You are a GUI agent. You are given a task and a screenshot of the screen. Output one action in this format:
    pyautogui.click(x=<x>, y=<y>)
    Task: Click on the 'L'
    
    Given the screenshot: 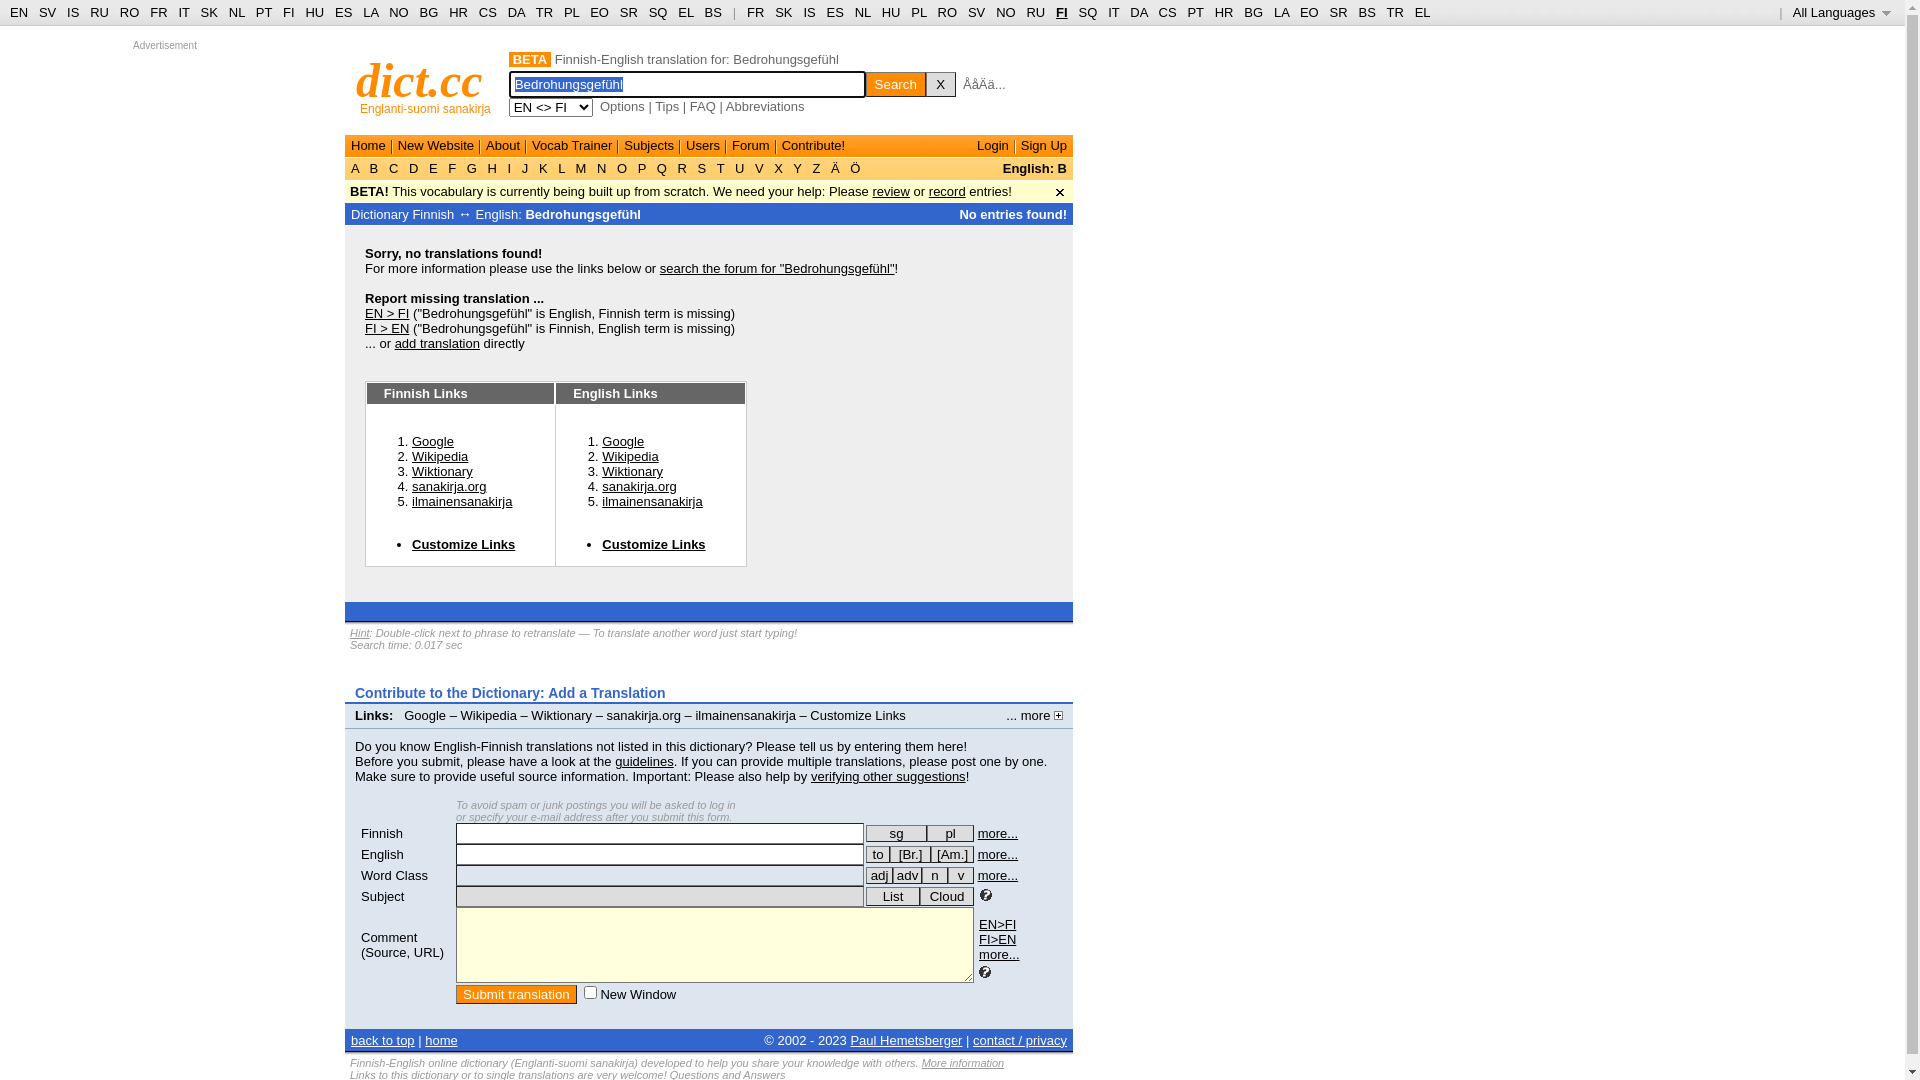 What is the action you would take?
    pyautogui.click(x=560, y=167)
    